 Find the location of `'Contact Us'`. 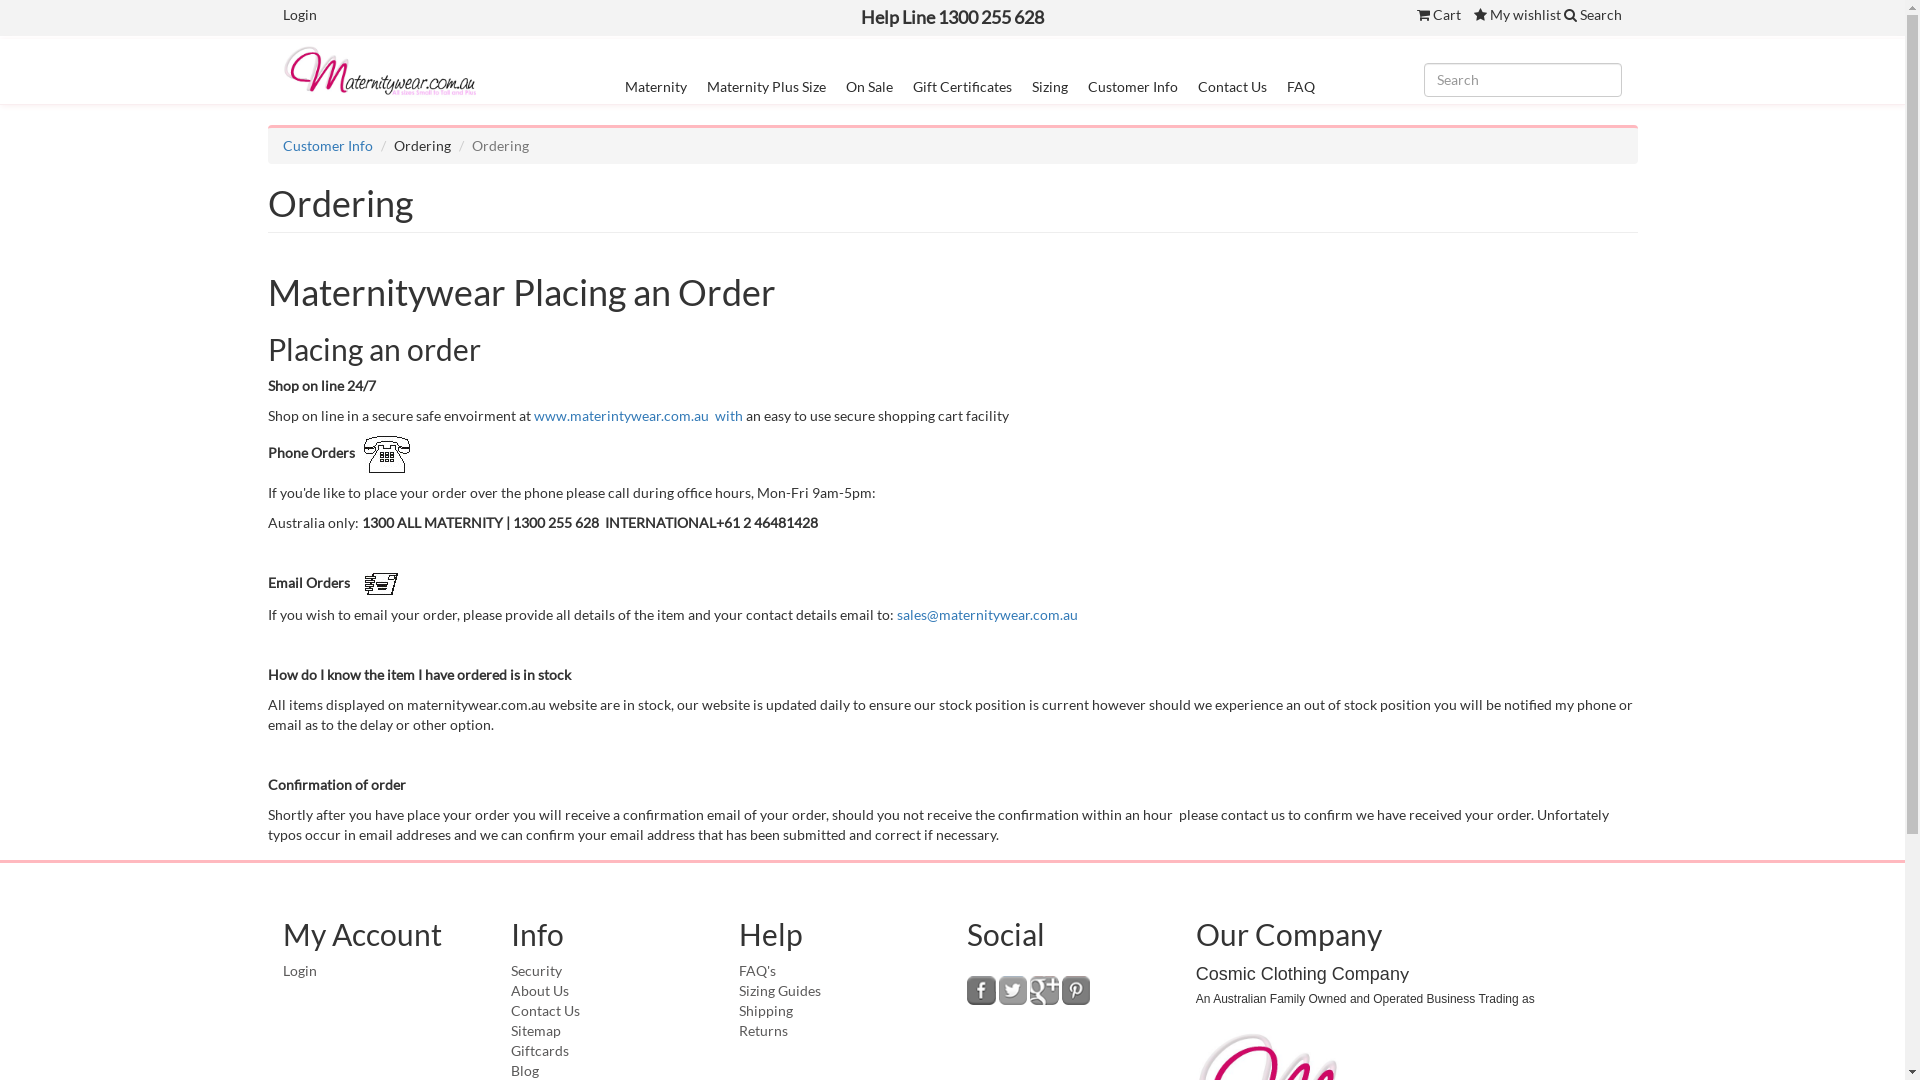

'Contact Us' is located at coordinates (1198, 85).